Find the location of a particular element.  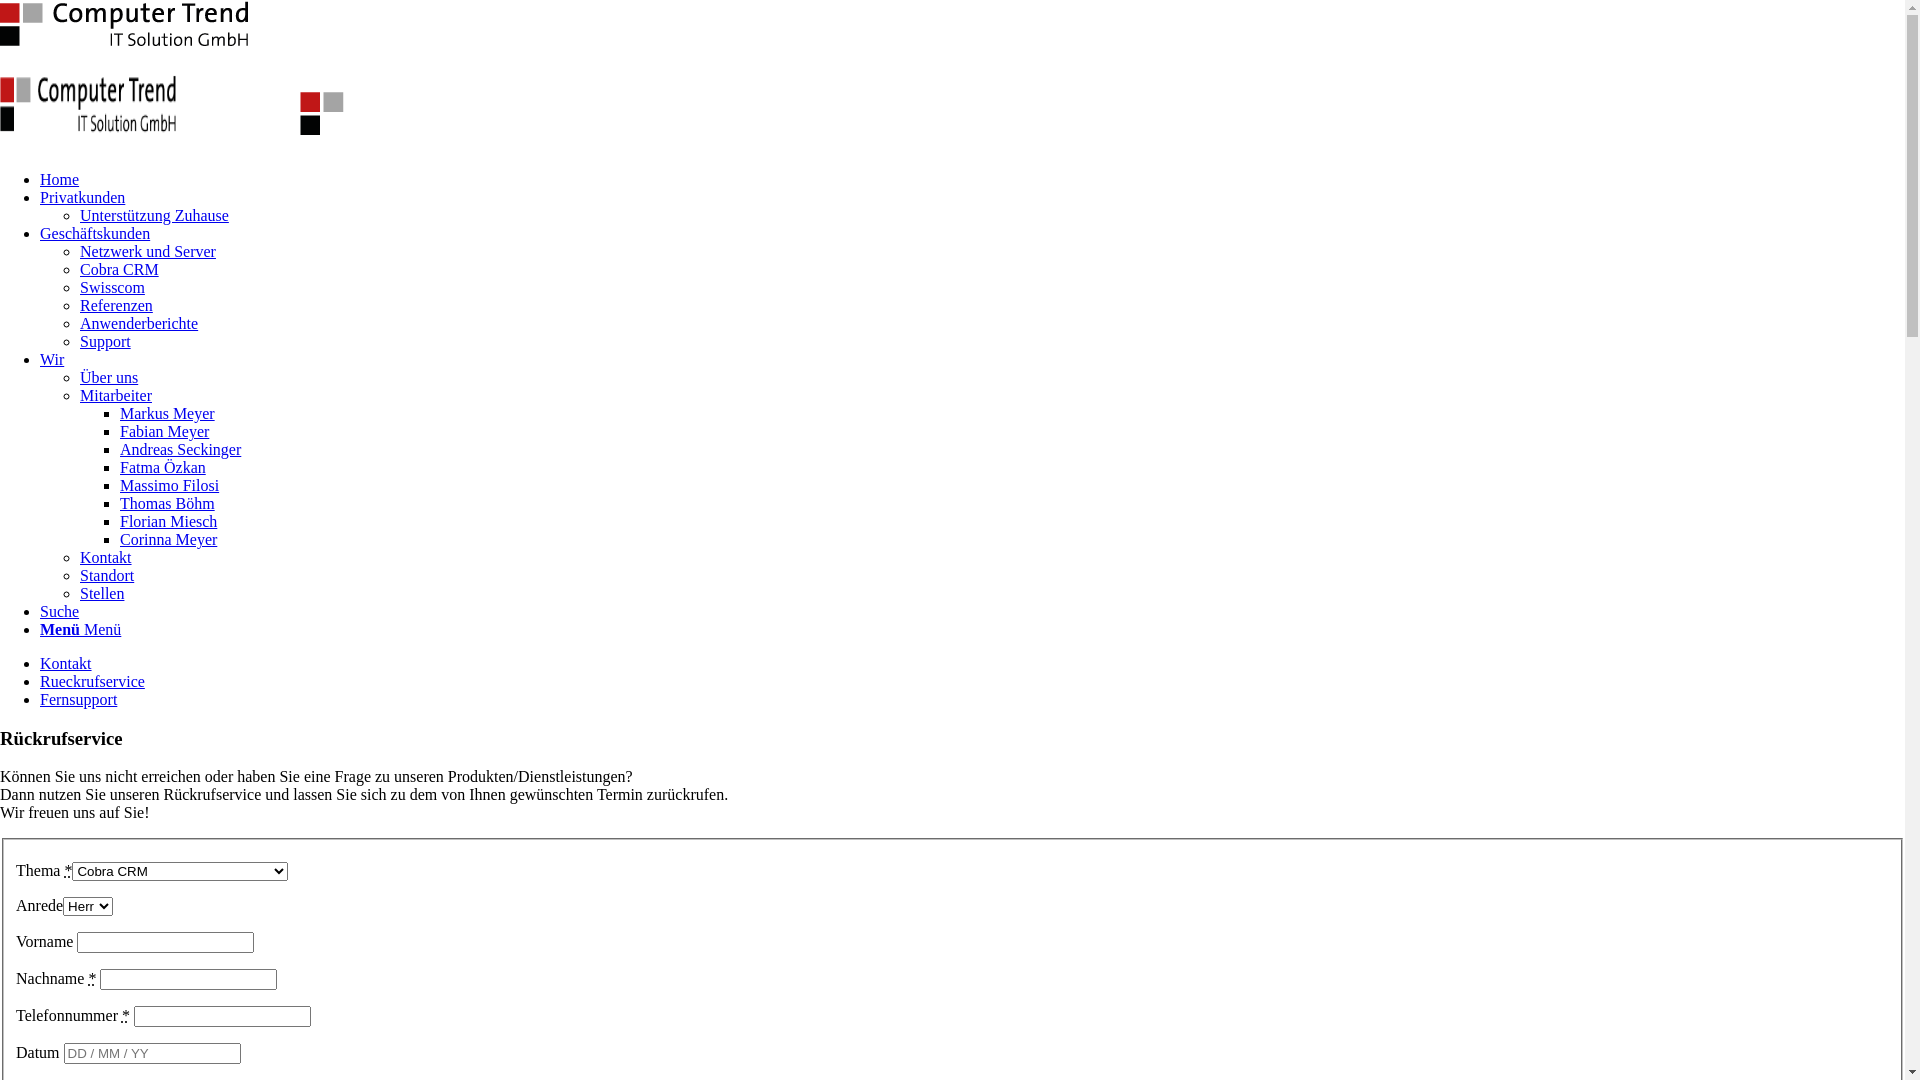

'Wir' is located at coordinates (52, 358).